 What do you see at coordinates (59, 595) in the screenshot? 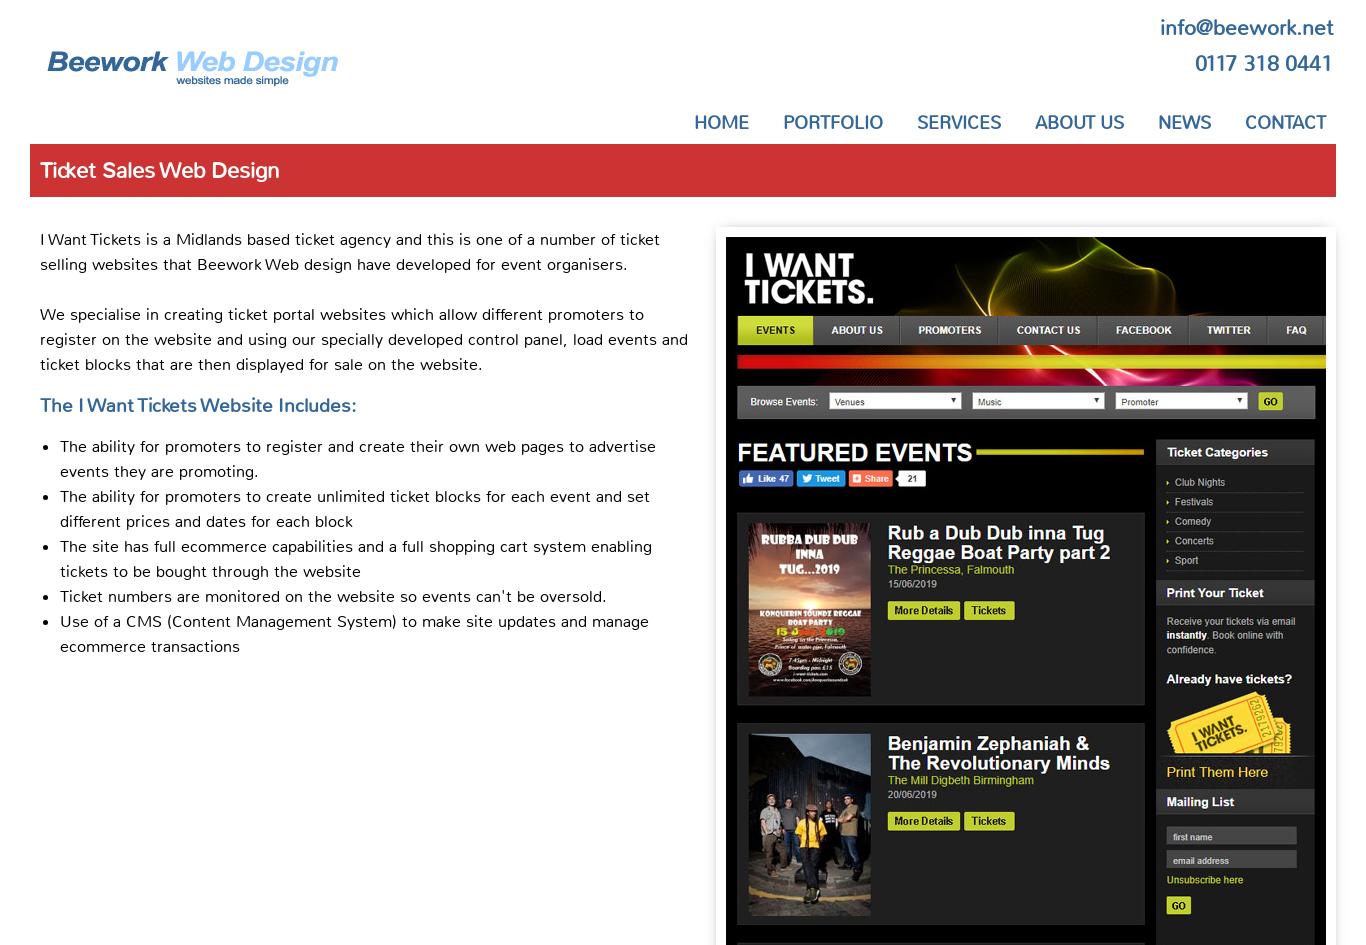
I see `'Ticket numbers are monitored on the website so events can't be oversold.'` at bounding box center [59, 595].